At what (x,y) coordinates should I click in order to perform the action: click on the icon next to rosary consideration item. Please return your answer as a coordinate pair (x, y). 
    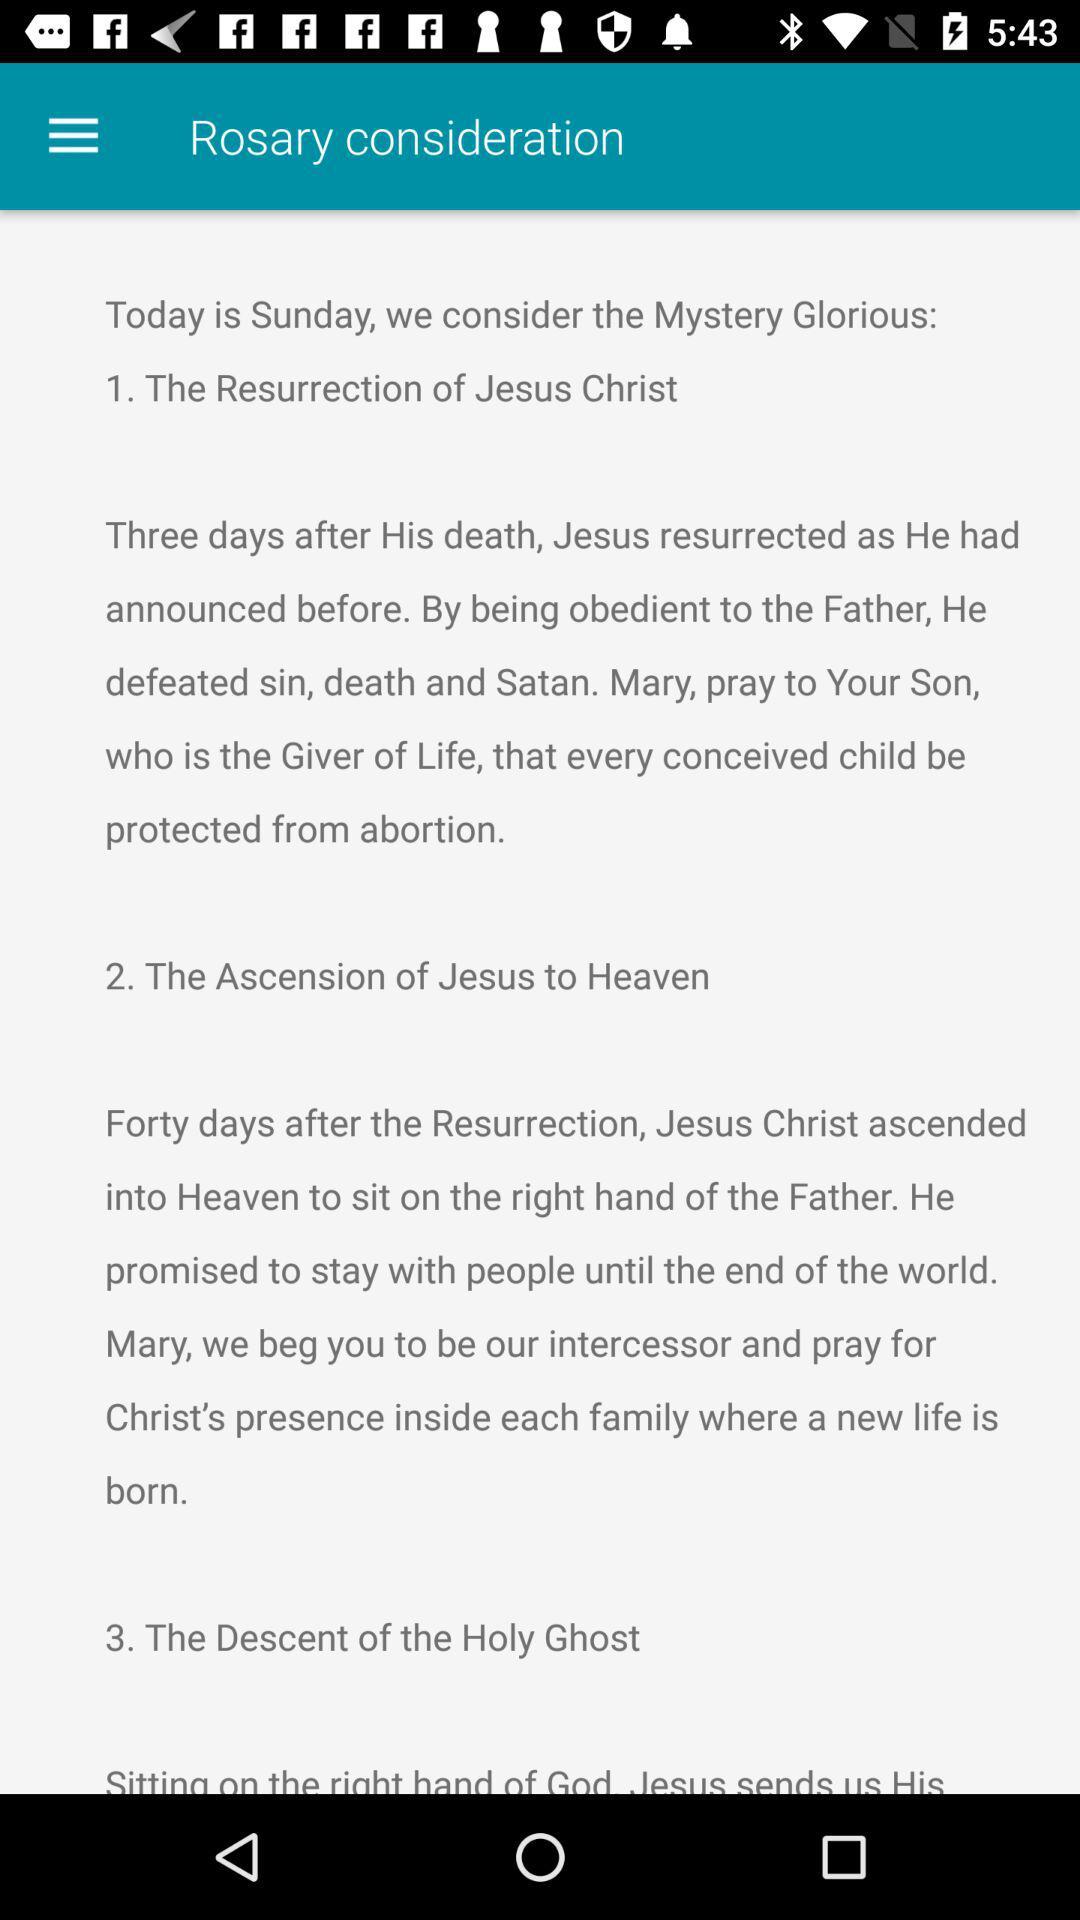
    Looking at the image, I should click on (72, 135).